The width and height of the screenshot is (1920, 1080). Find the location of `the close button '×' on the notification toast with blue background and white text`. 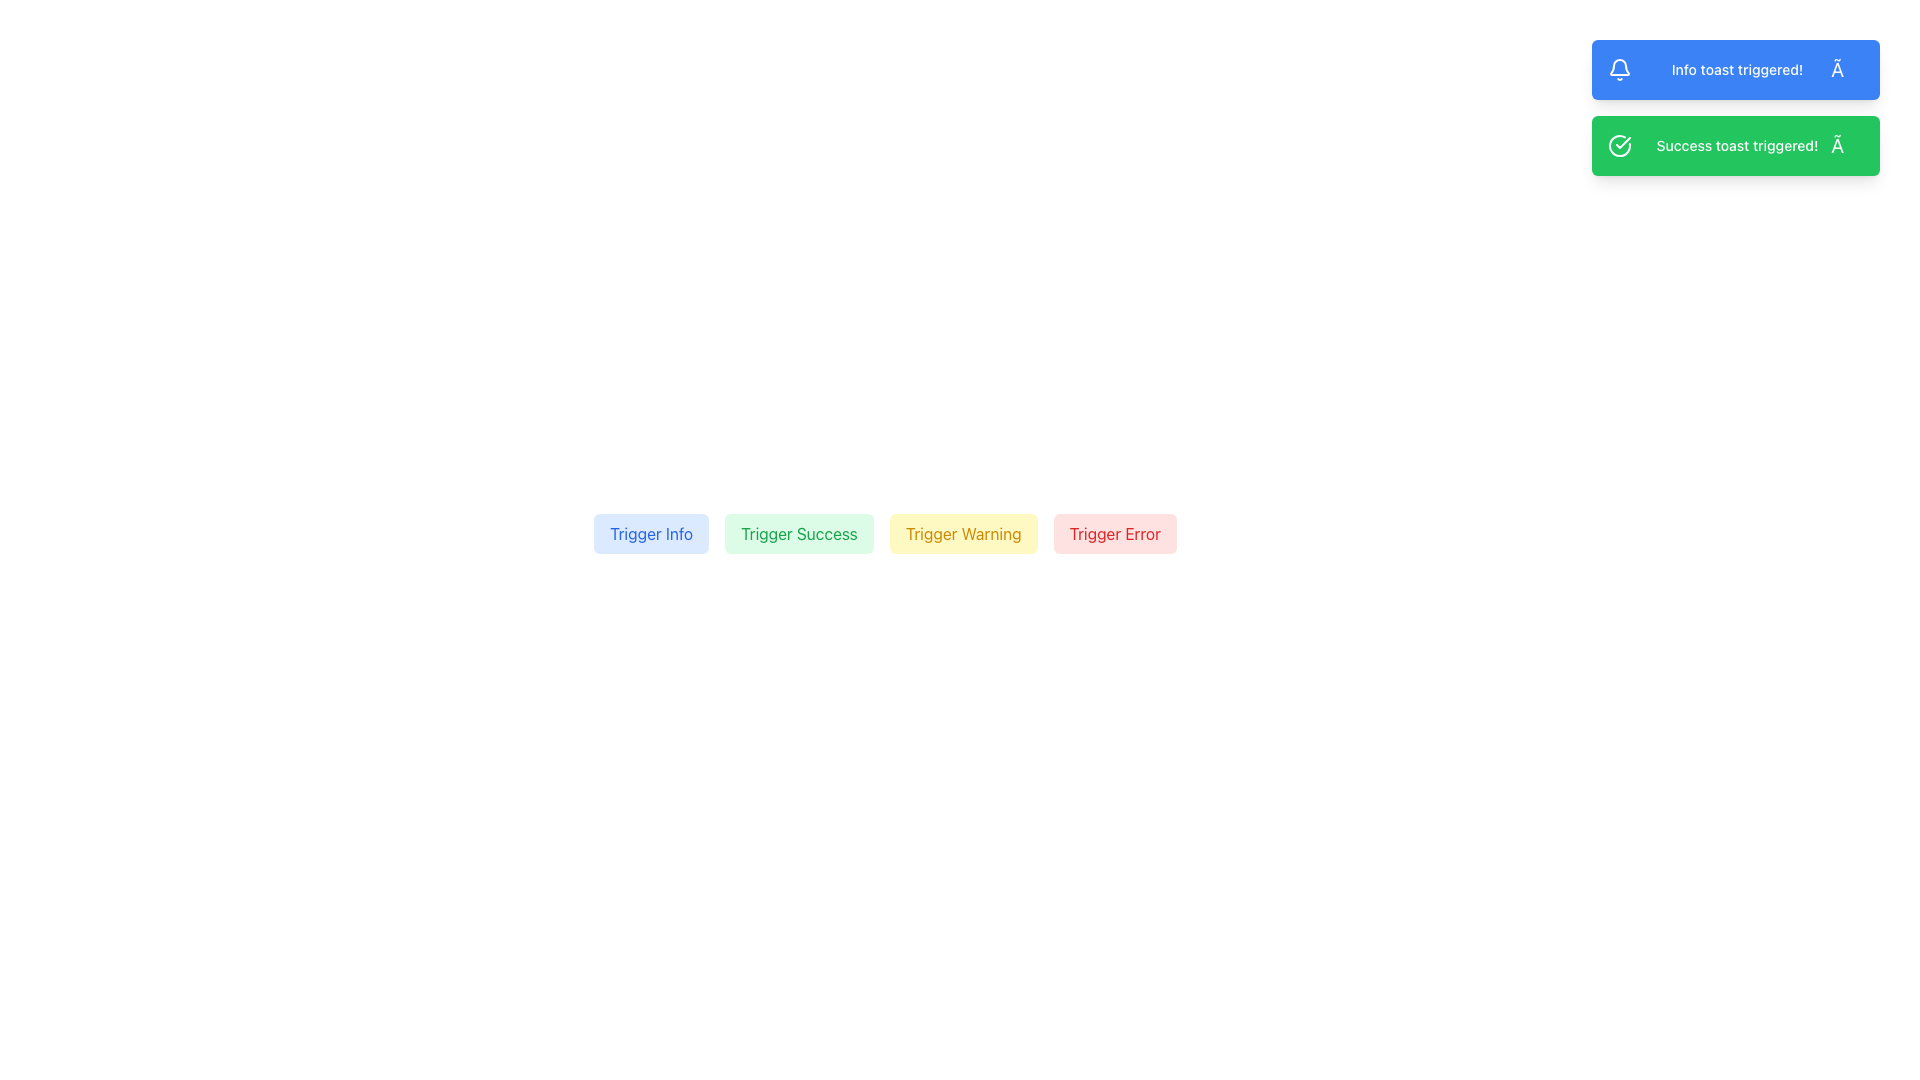

the close button '×' on the notification toast with blue background and white text is located at coordinates (1735, 68).